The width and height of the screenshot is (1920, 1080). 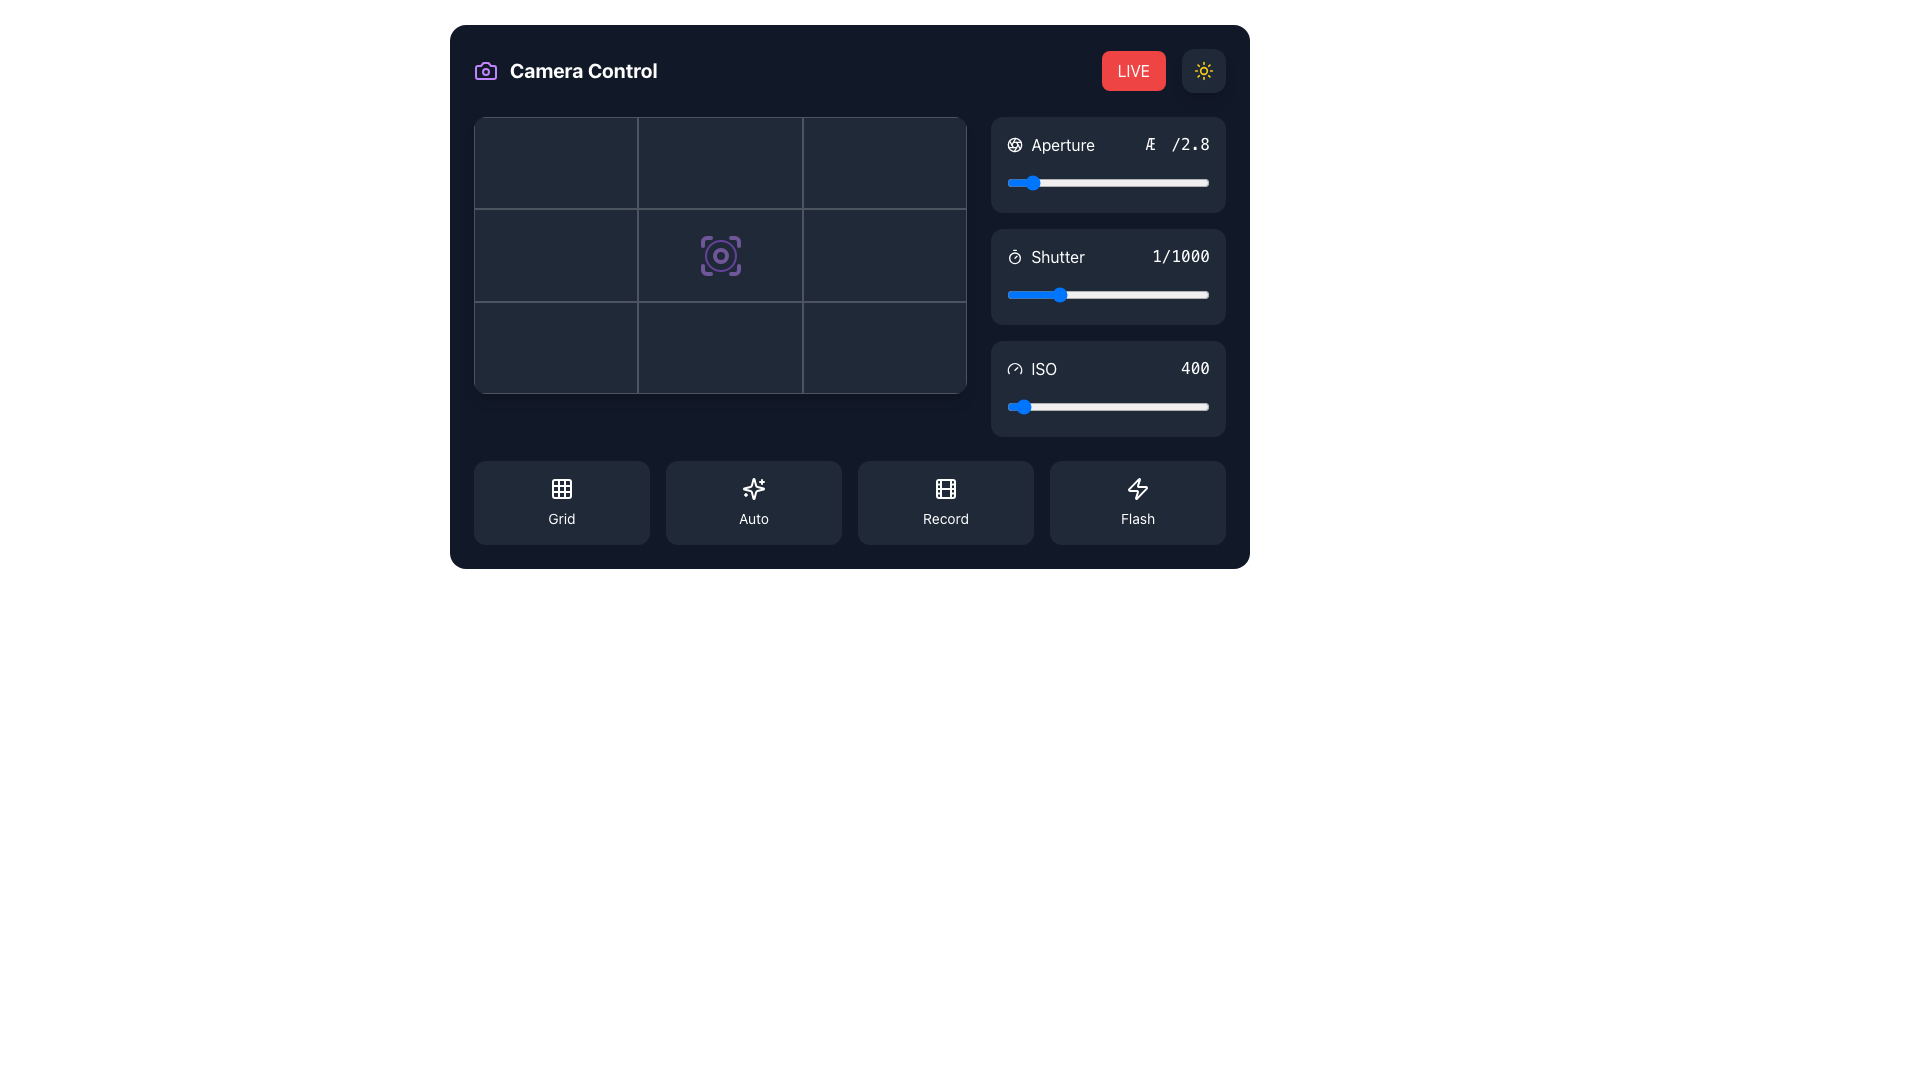 What do you see at coordinates (944, 518) in the screenshot?
I see `the text label containing the word 'Record', which is styled in white against a dark background and located at the bottom of a grid-based control layout as the third button from the left` at bounding box center [944, 518].